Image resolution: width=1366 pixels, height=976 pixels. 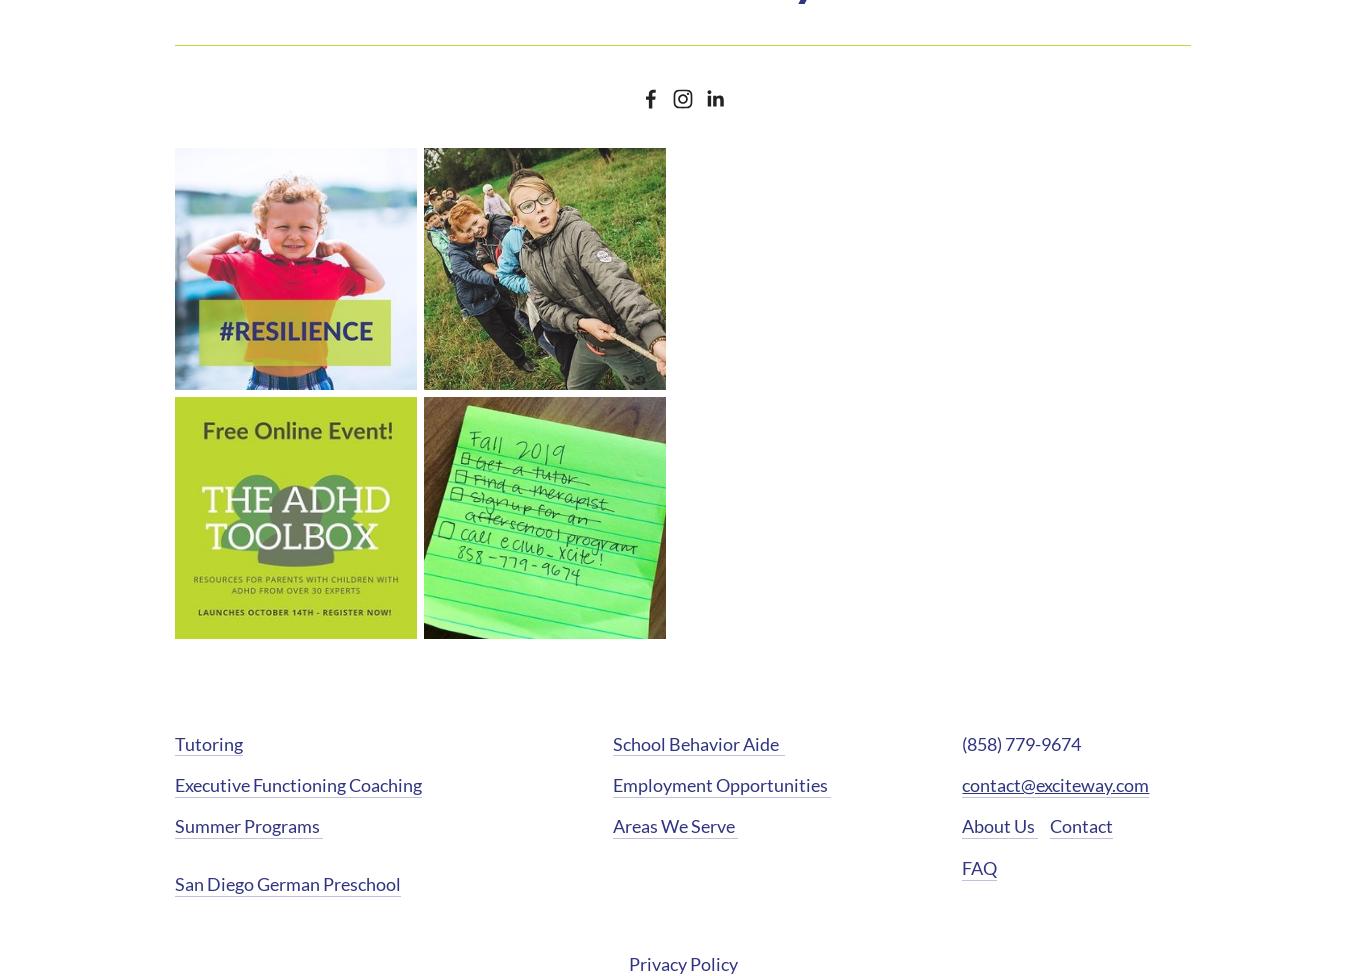 I want to click on 'contact@exciteway.com', so click(x=1054, y=784).